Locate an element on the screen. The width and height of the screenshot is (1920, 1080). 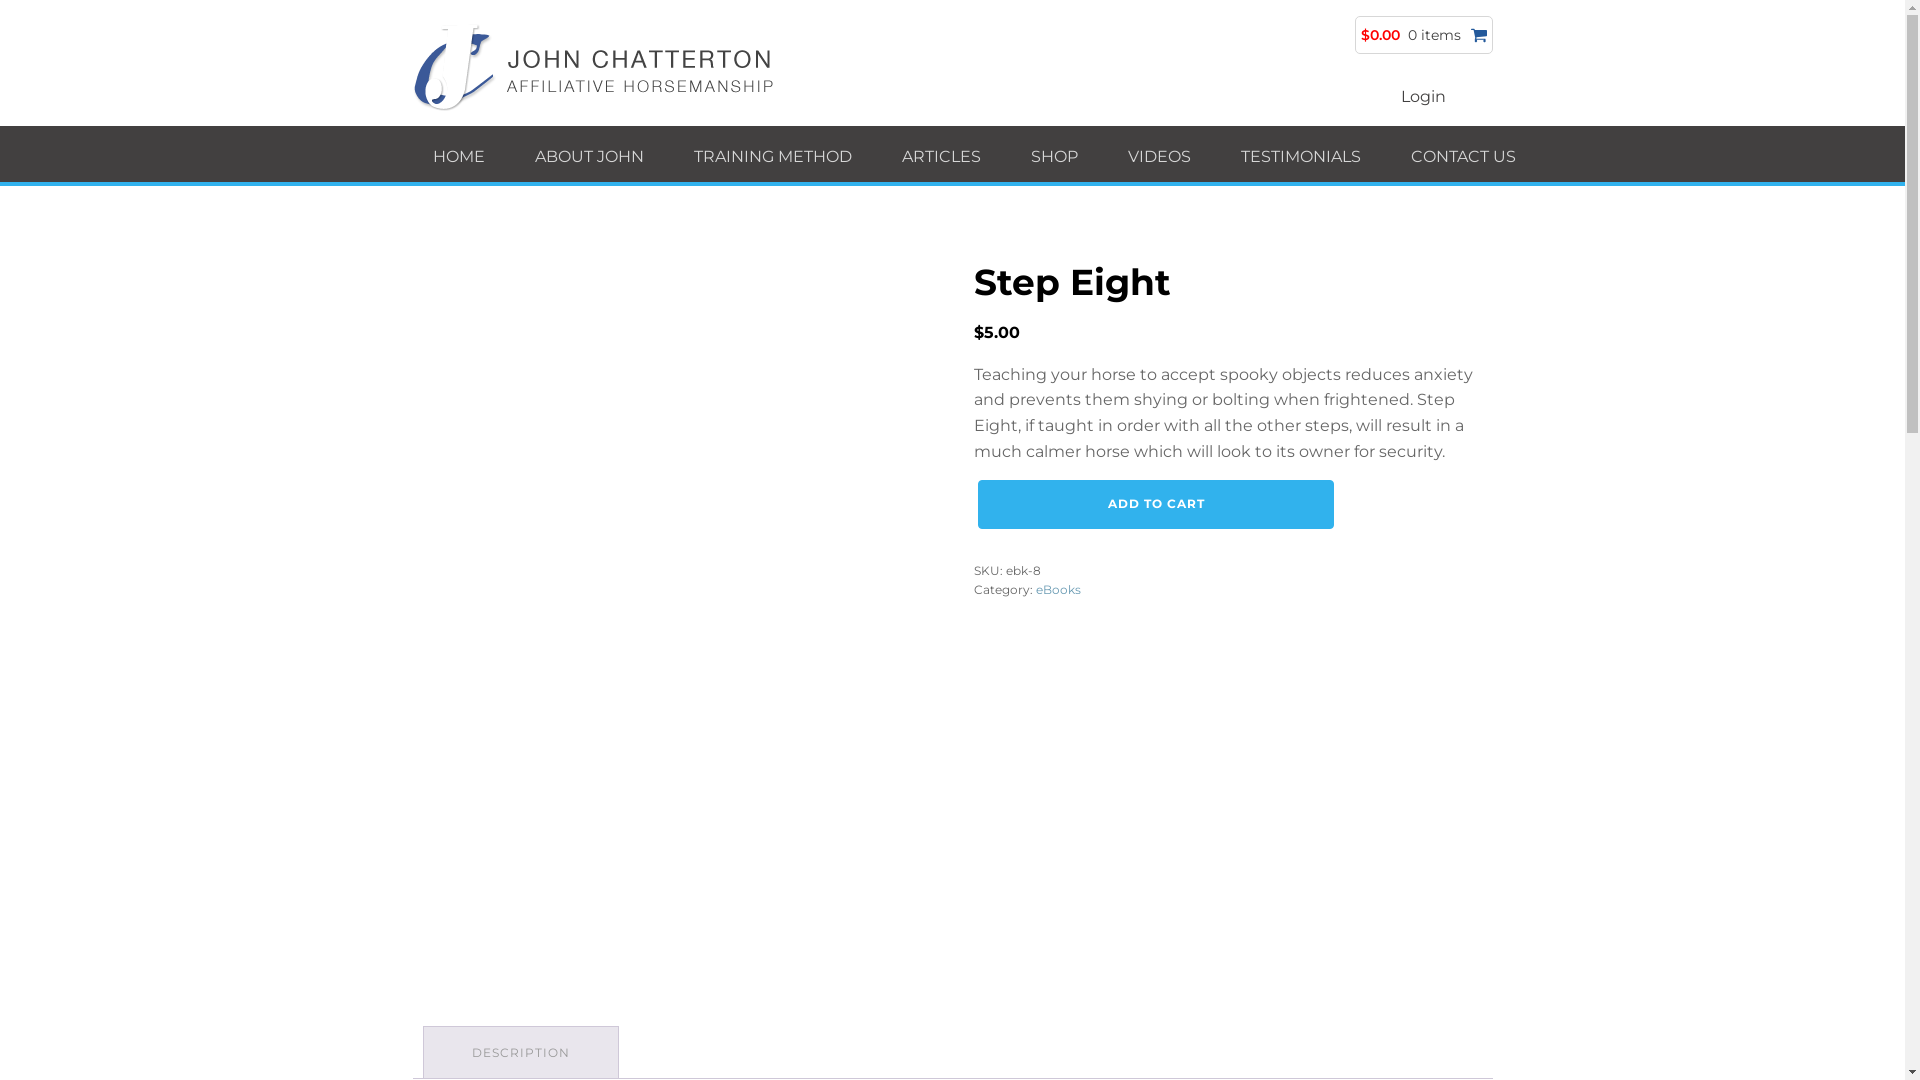
'eBooks' is located at coordinates (1057, 588).